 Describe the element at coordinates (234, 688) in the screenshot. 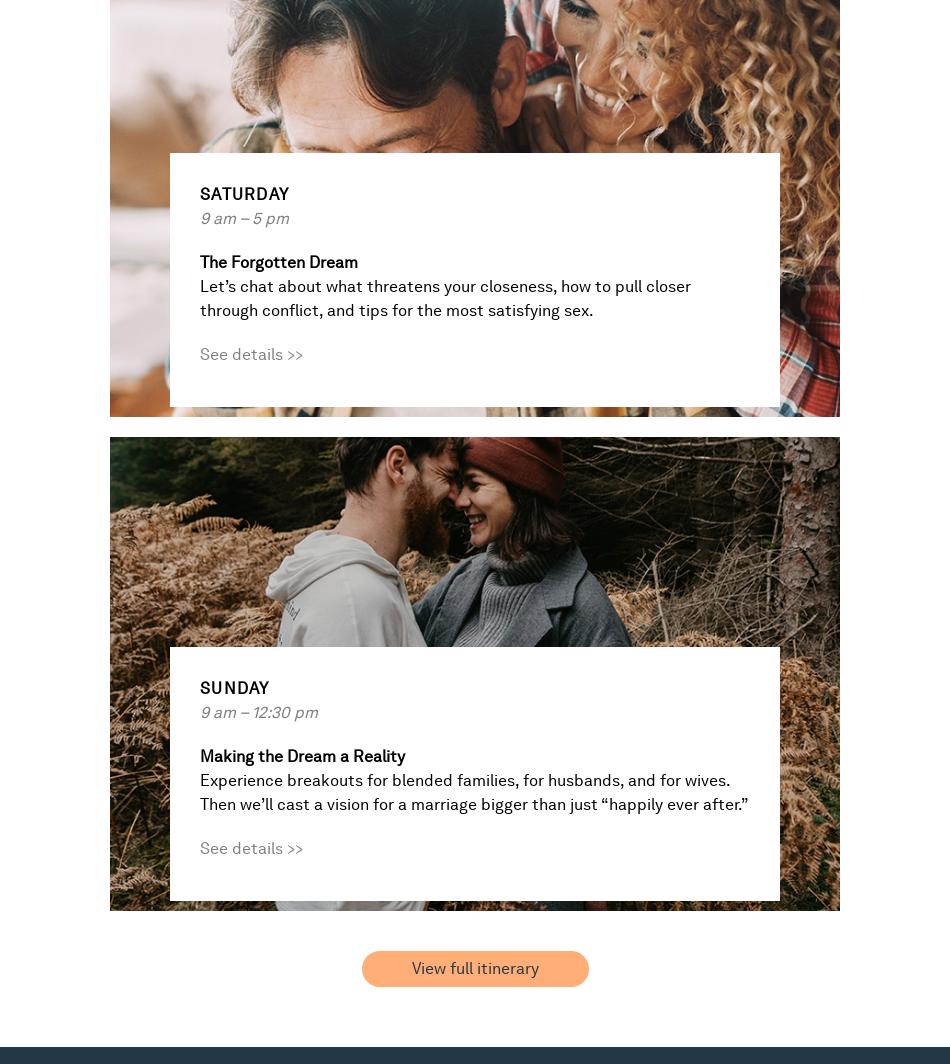

I see `'SUNDAY'` at that location.